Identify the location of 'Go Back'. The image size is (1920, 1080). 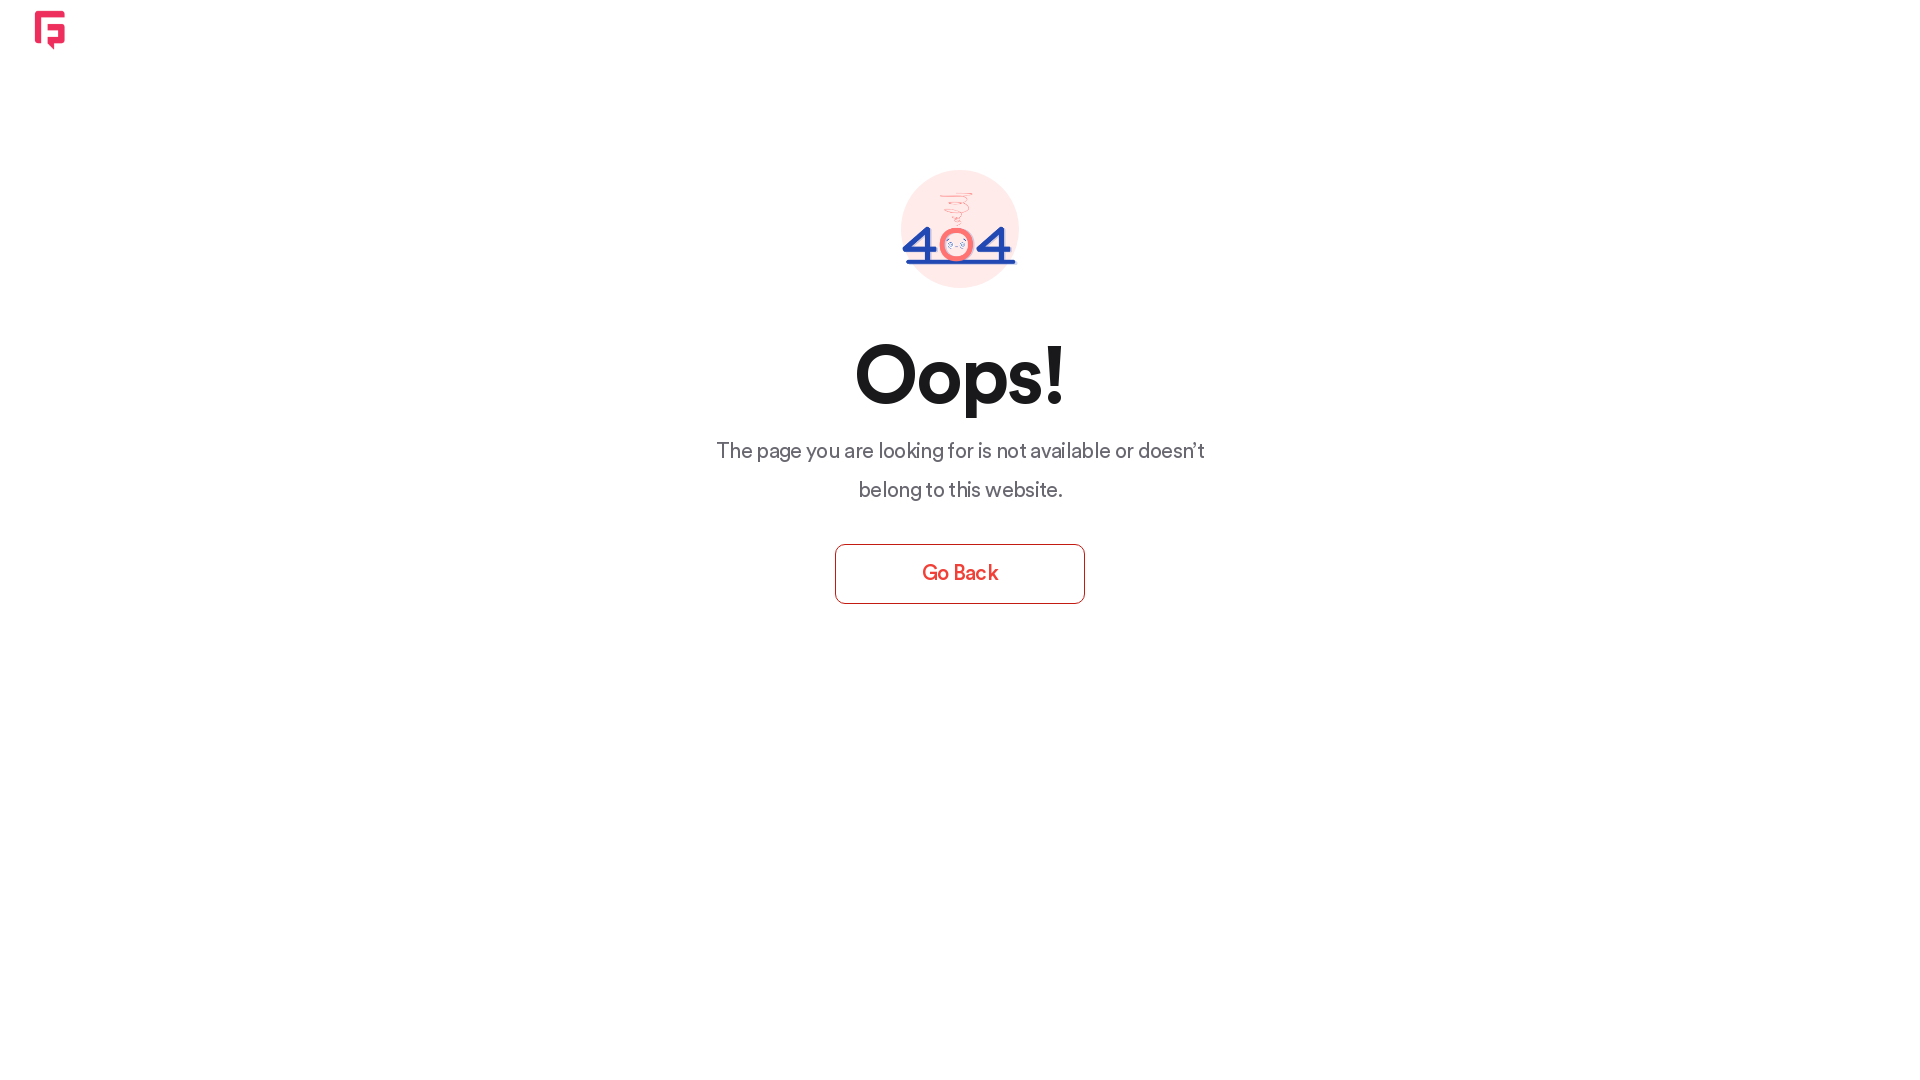
(835, 574).